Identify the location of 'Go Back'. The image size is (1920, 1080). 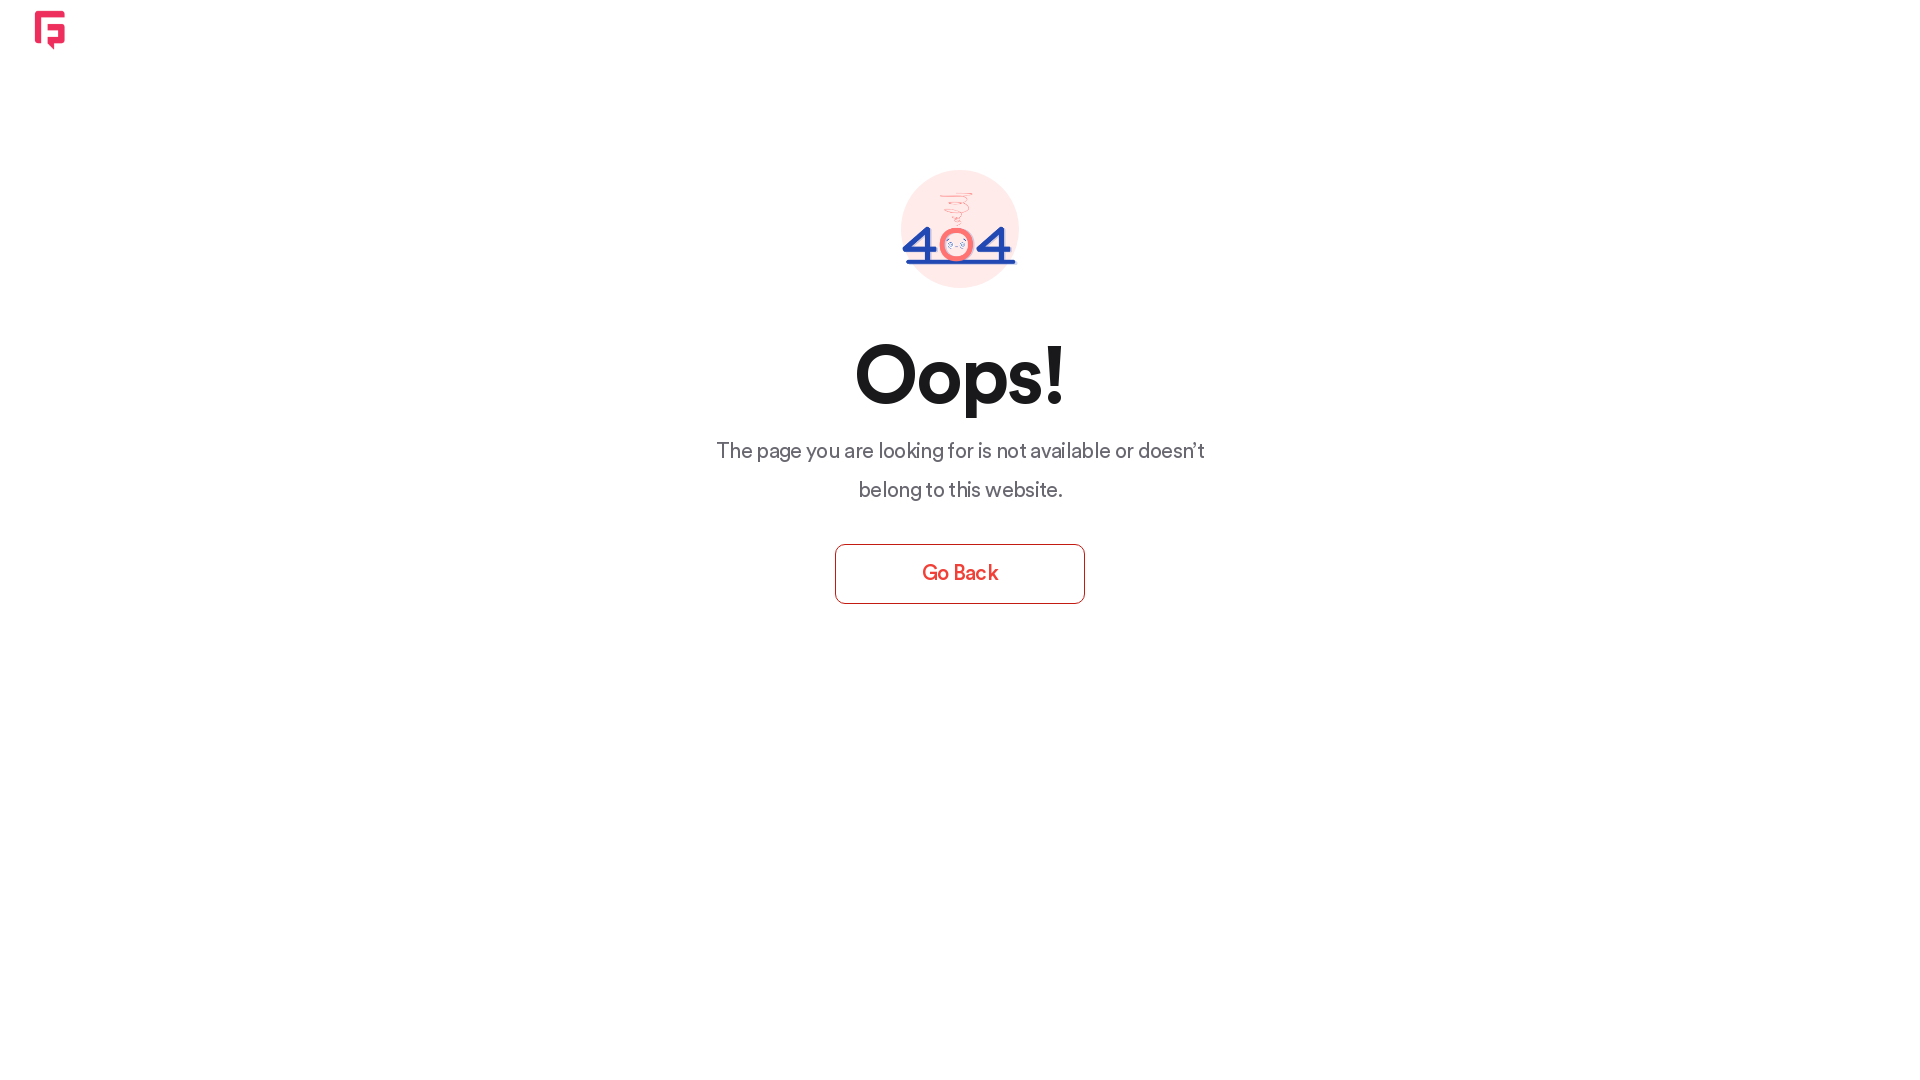
(835, 574).